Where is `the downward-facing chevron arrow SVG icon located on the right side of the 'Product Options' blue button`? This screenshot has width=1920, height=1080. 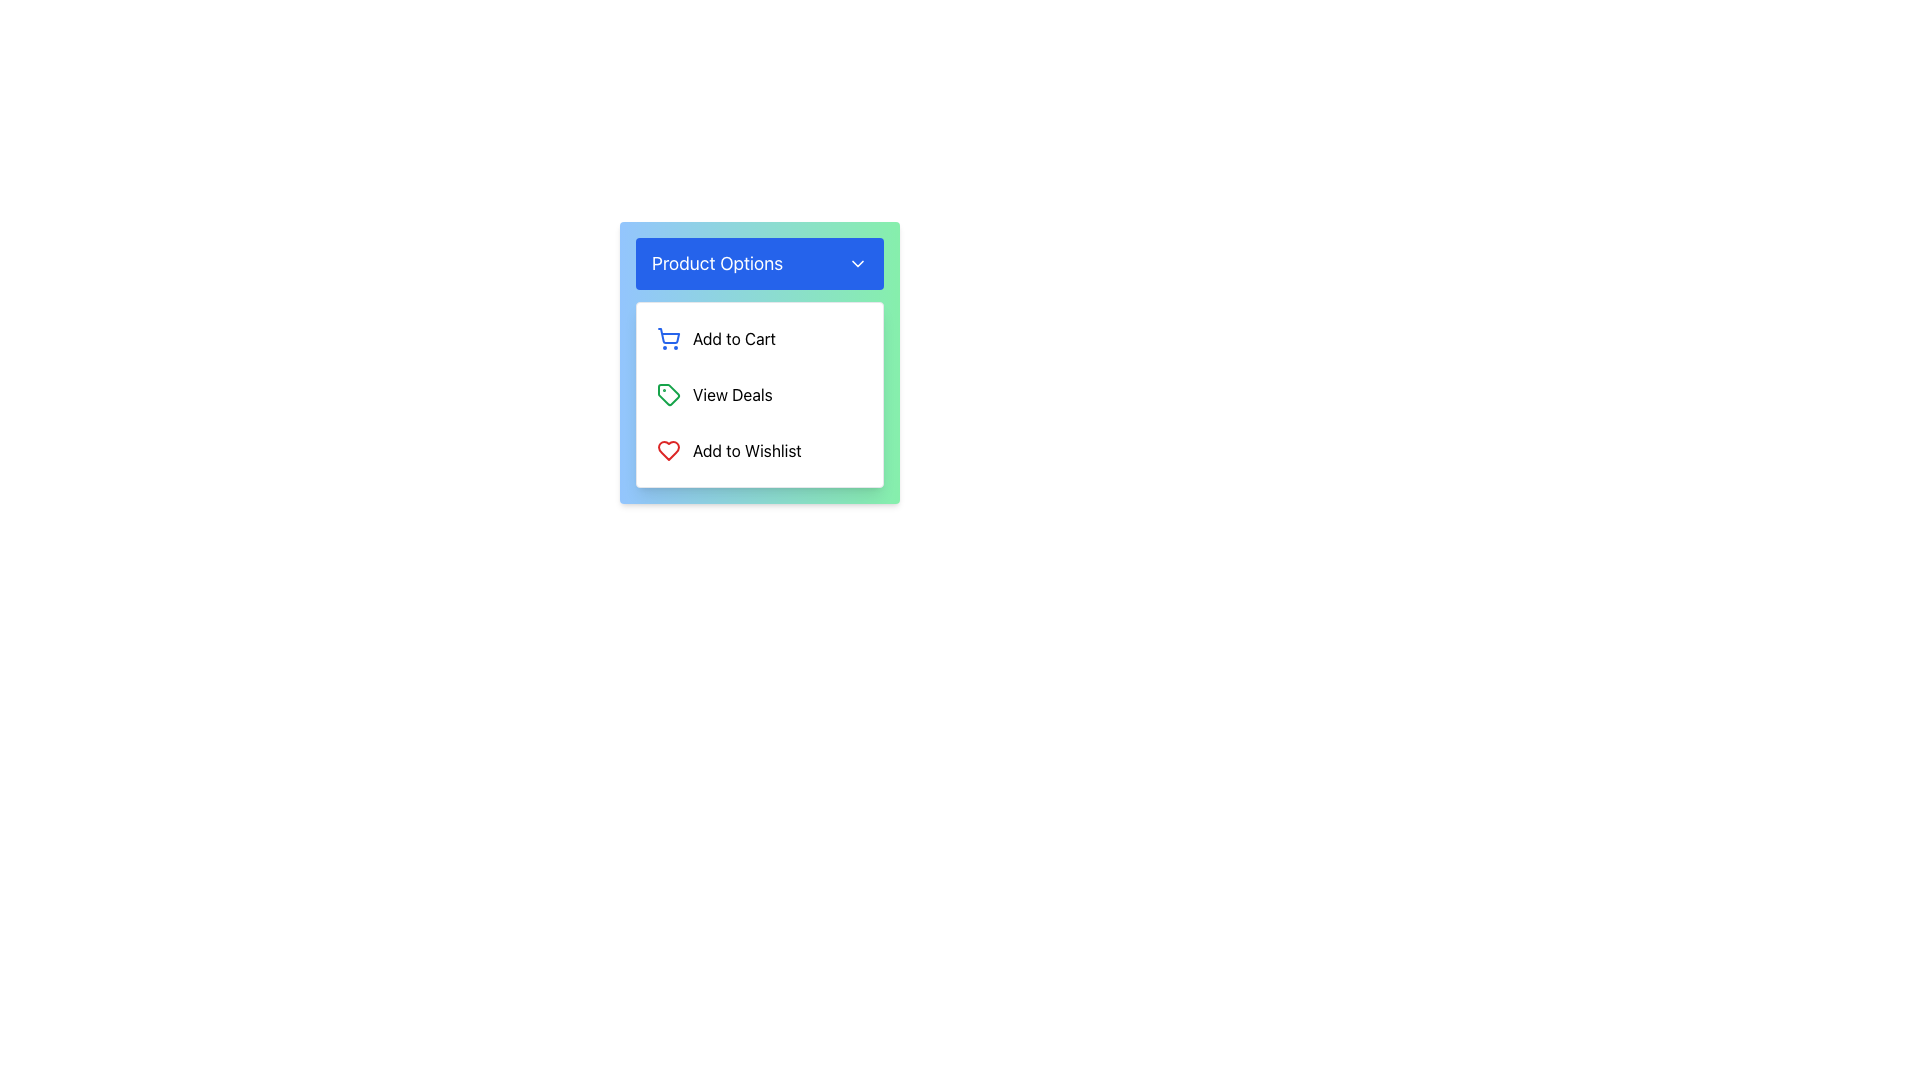
the downward-facing chevron arrow SVG icon located on the right side of the 'Product Options' blue button is located at coordinates (858, 262).